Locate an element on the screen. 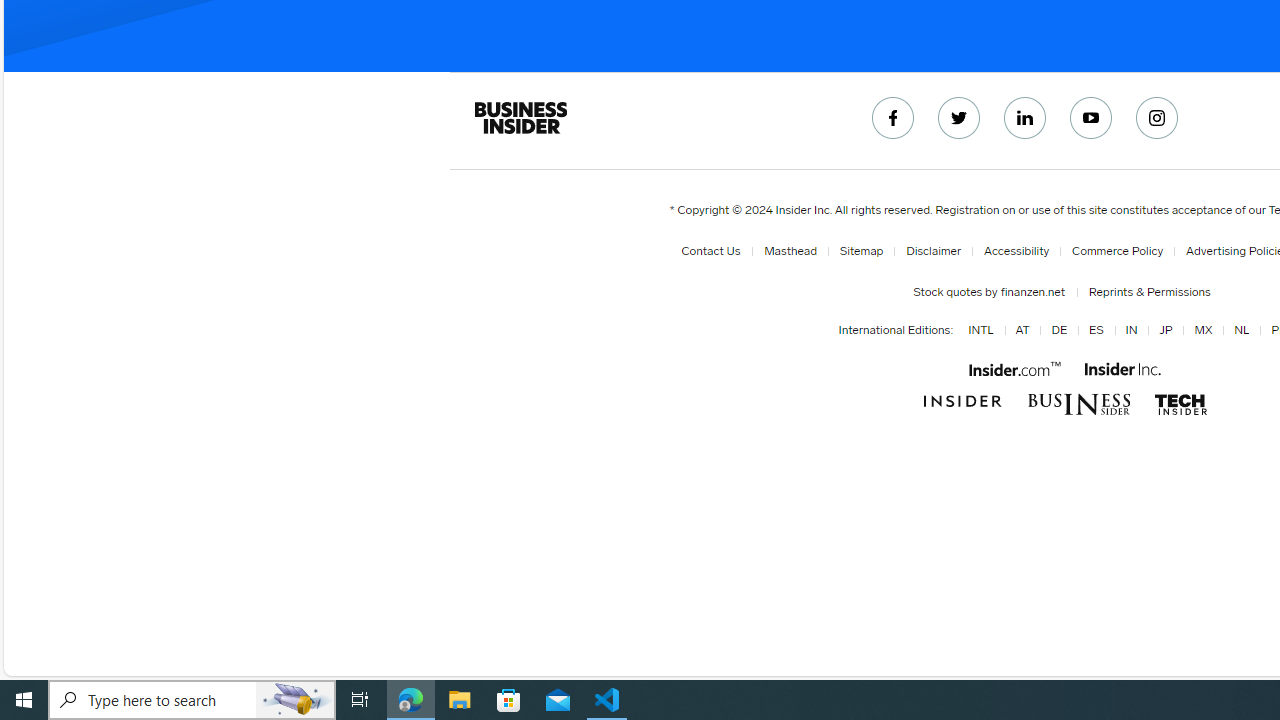  'Reprints and Permissions' is located at coordinates (1149, 291).